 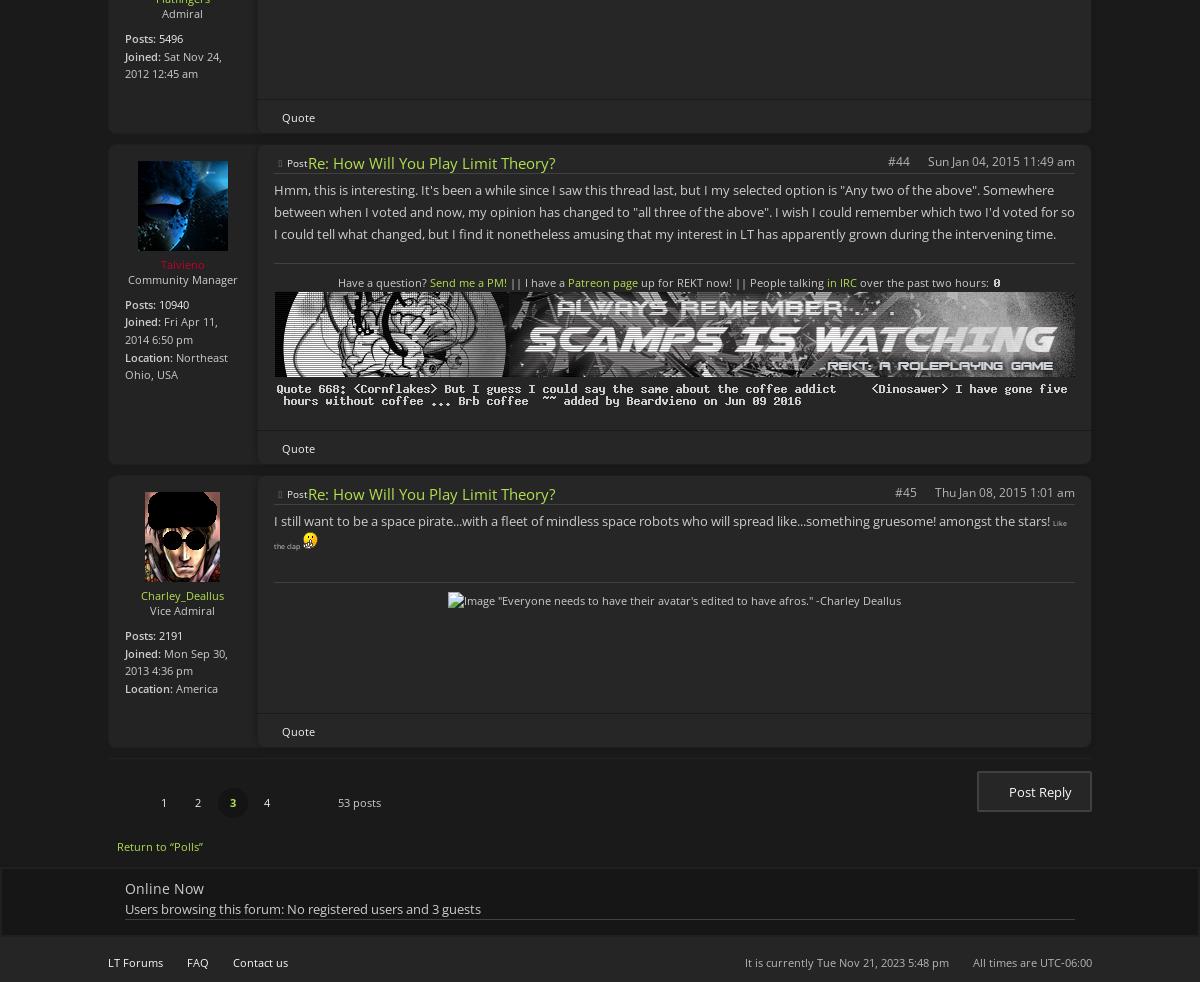 What do you see at coordinates (259, 962) in the screenshot?
I see `'Contact us'` at bounding box center [259, 962].